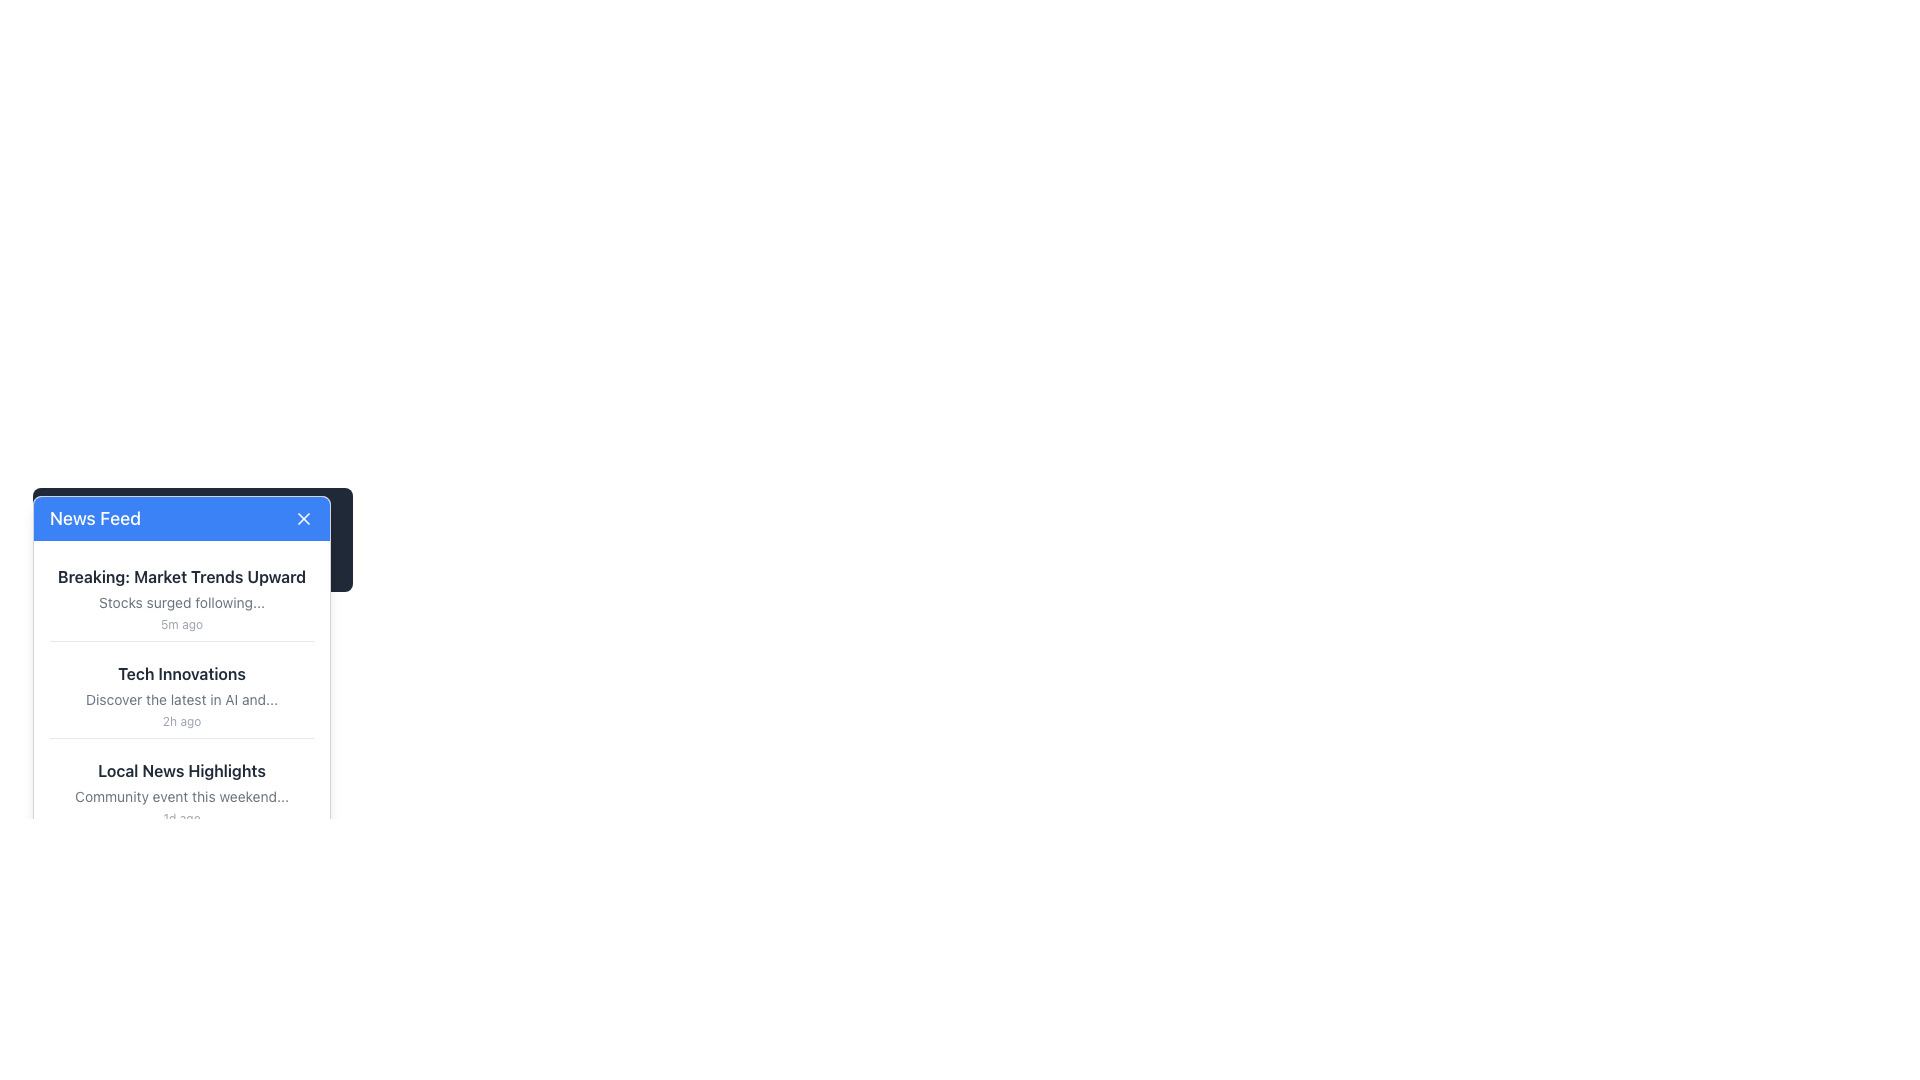  Describe the element at coordinates (182, 792) in the screenshot. I see `the title of the third news item in the News Feed` at that location.